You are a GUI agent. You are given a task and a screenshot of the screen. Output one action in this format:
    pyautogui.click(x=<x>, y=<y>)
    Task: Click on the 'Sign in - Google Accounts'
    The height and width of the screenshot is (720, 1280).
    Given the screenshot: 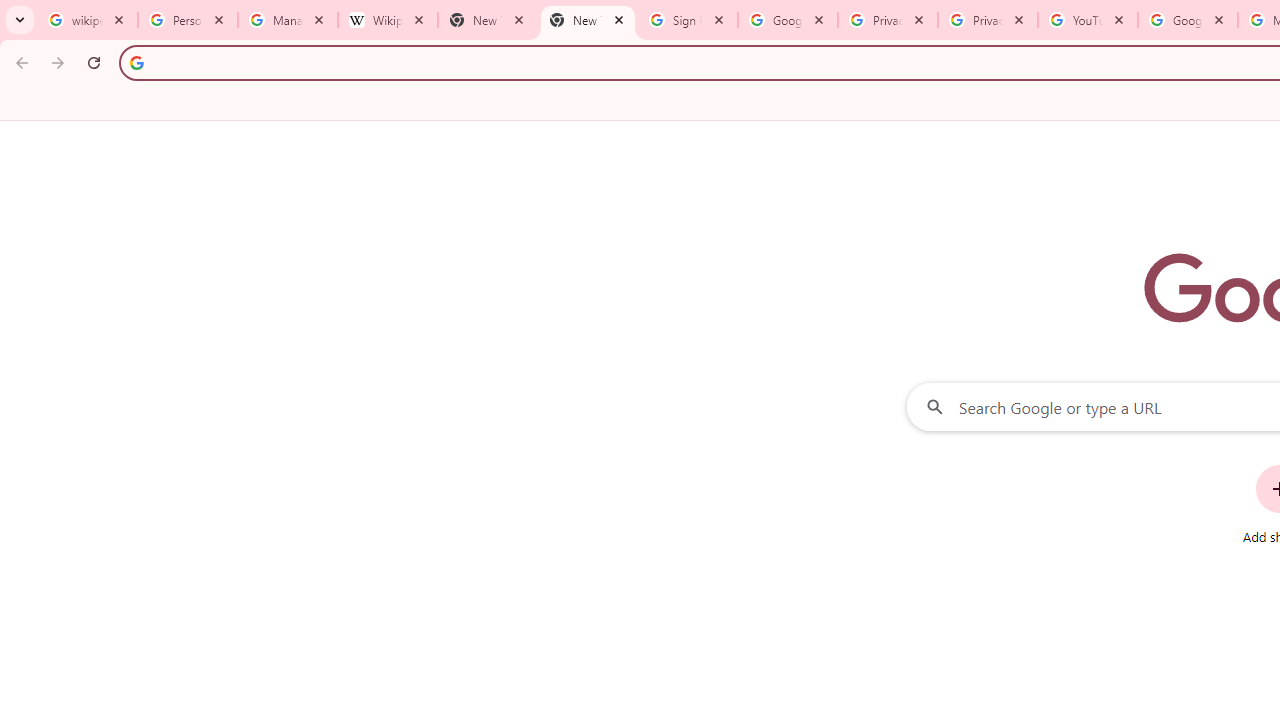 What is the action you would take?
    pyautogui.click(x=688, y=20)
    